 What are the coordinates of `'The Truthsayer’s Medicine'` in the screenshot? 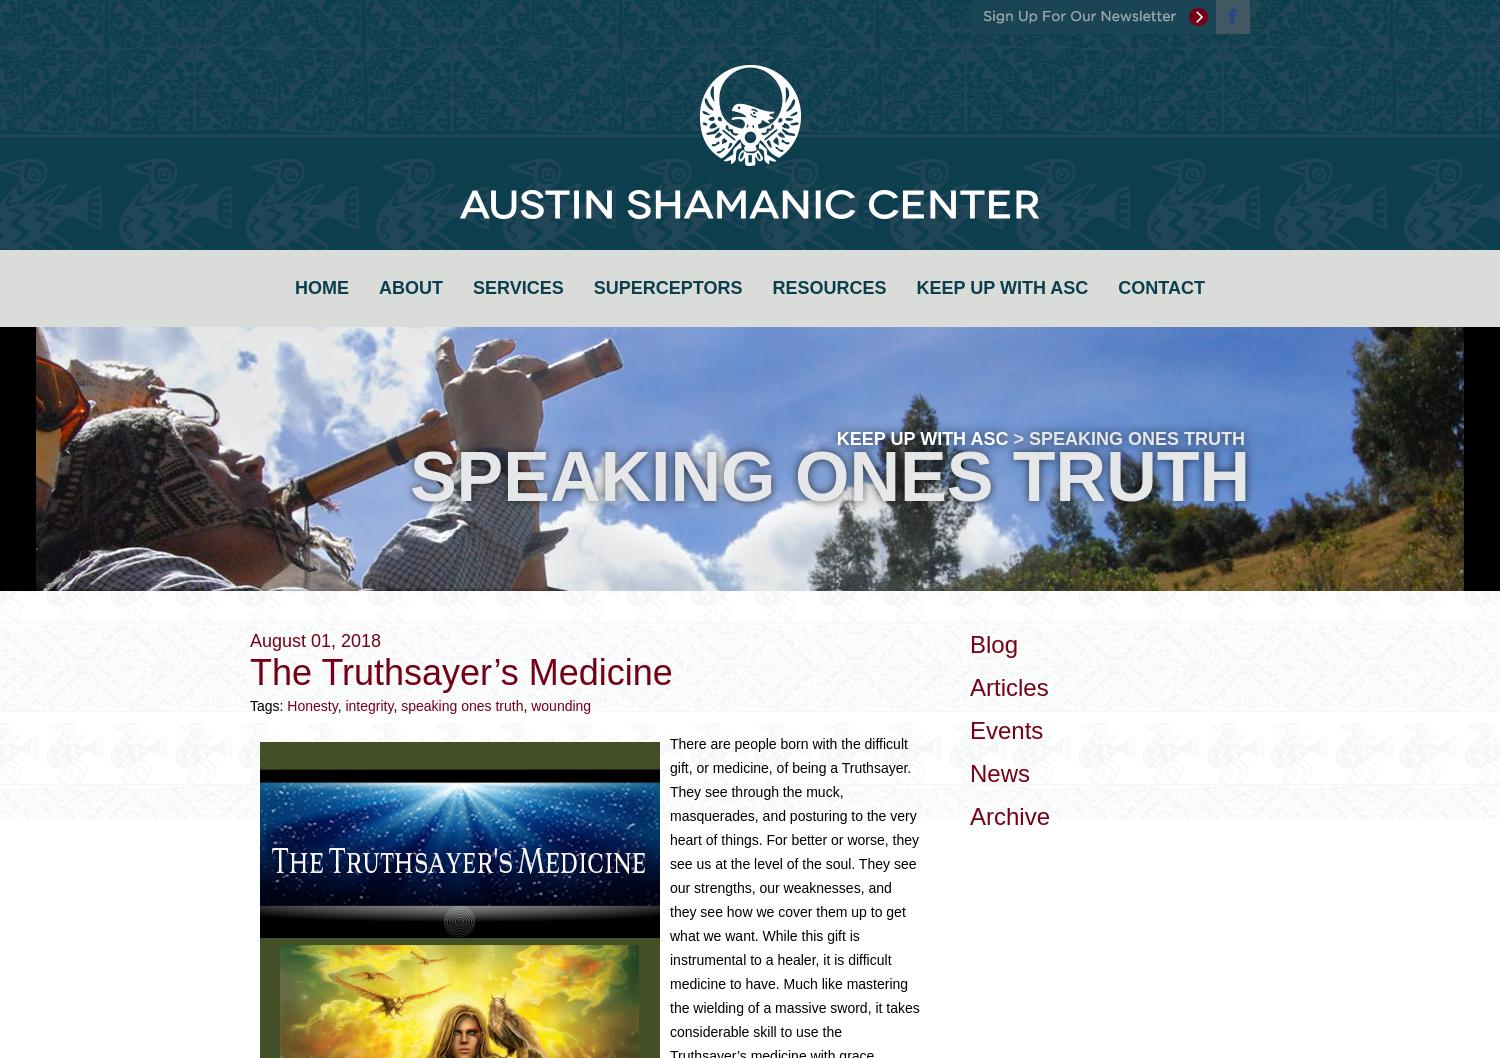 It's located at (459, 671).